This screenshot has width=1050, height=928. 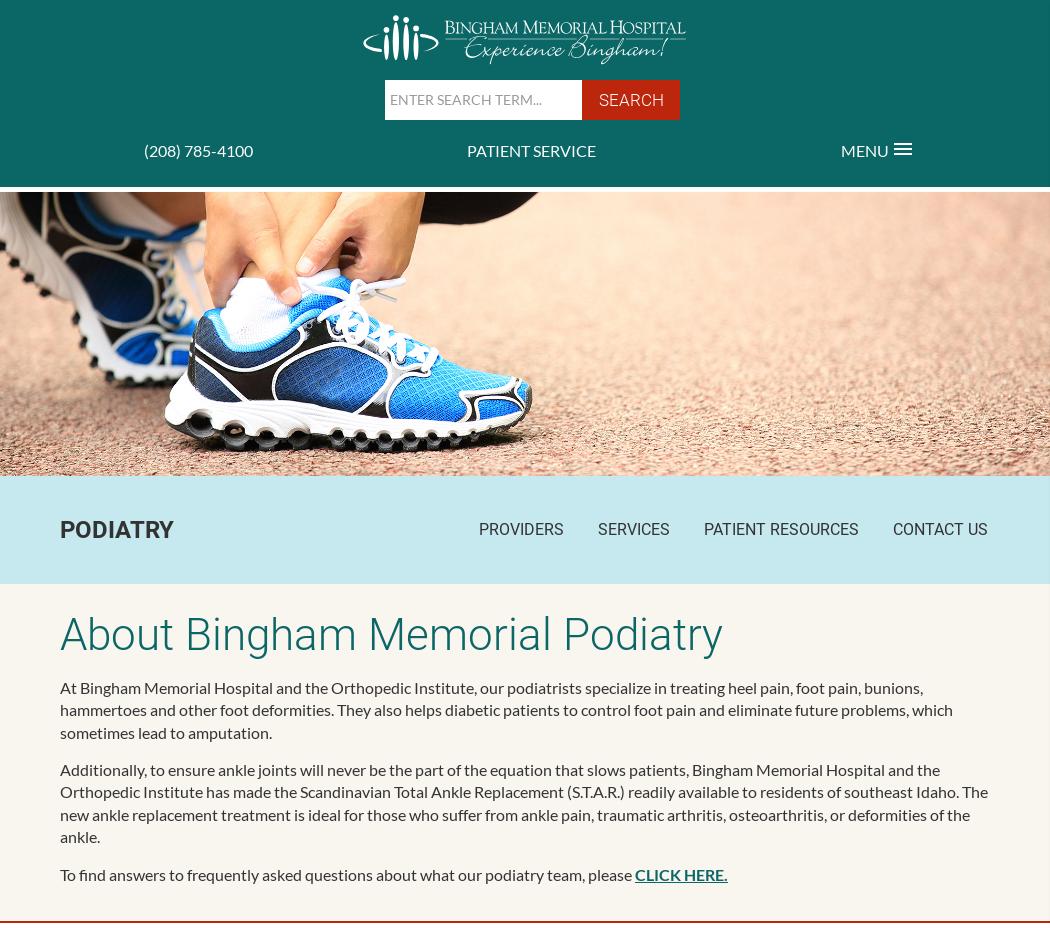 I want to click on 'Providers', so click(x=520, y=527).